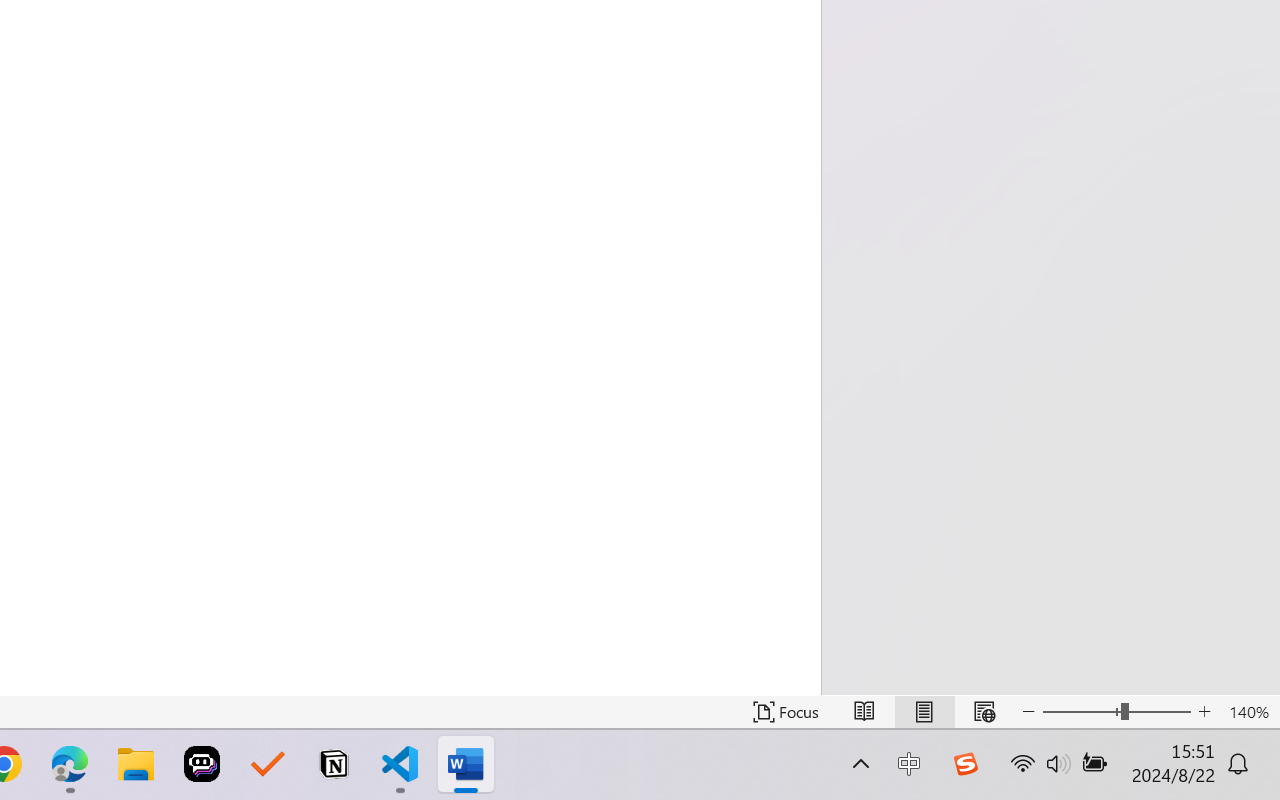 The height and width of the screenshot is (800, 1280). What do you see at coordinates (923, 711) in the screenshot?
I see `'Print Layout'` at bounding box center [923, 711].